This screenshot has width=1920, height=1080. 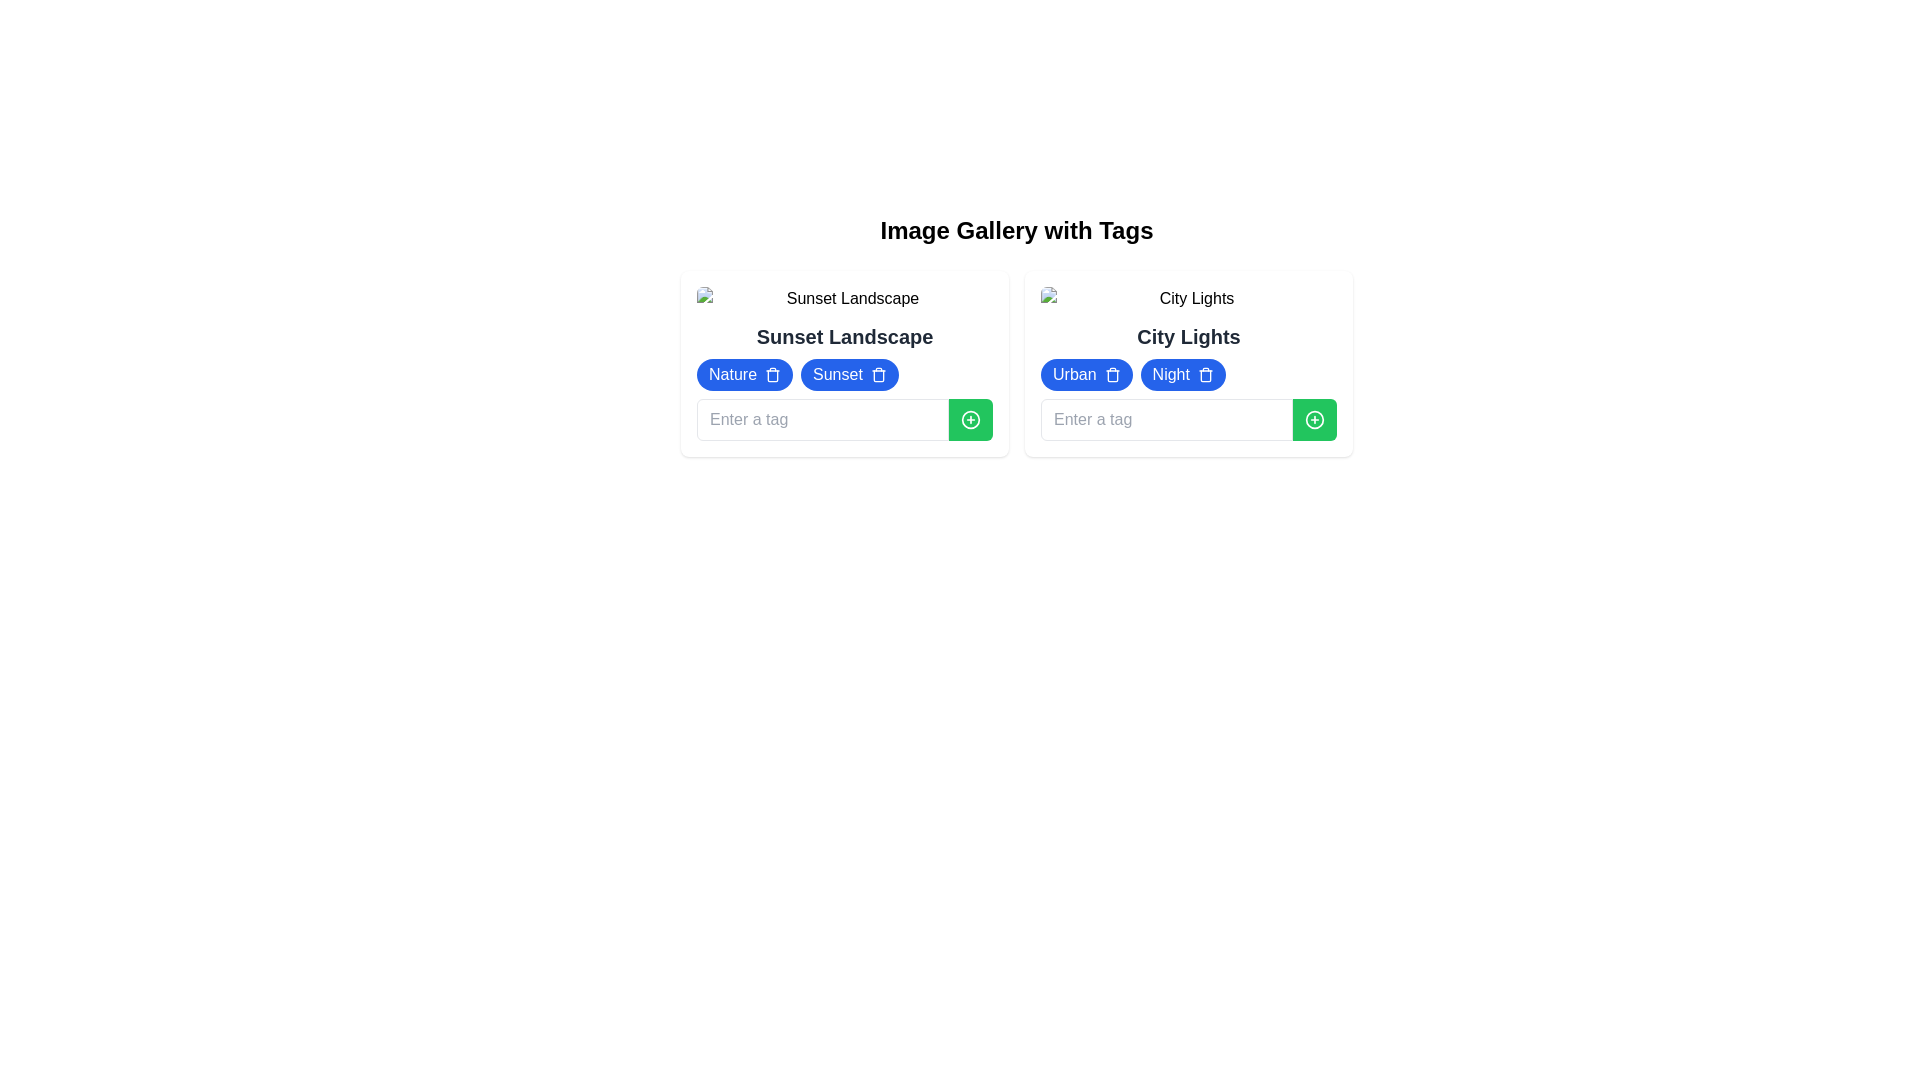 I want to click on the icon within the green button located to the far right of the text input field under the 'City Lights' section, so click(x=1315, y=419).